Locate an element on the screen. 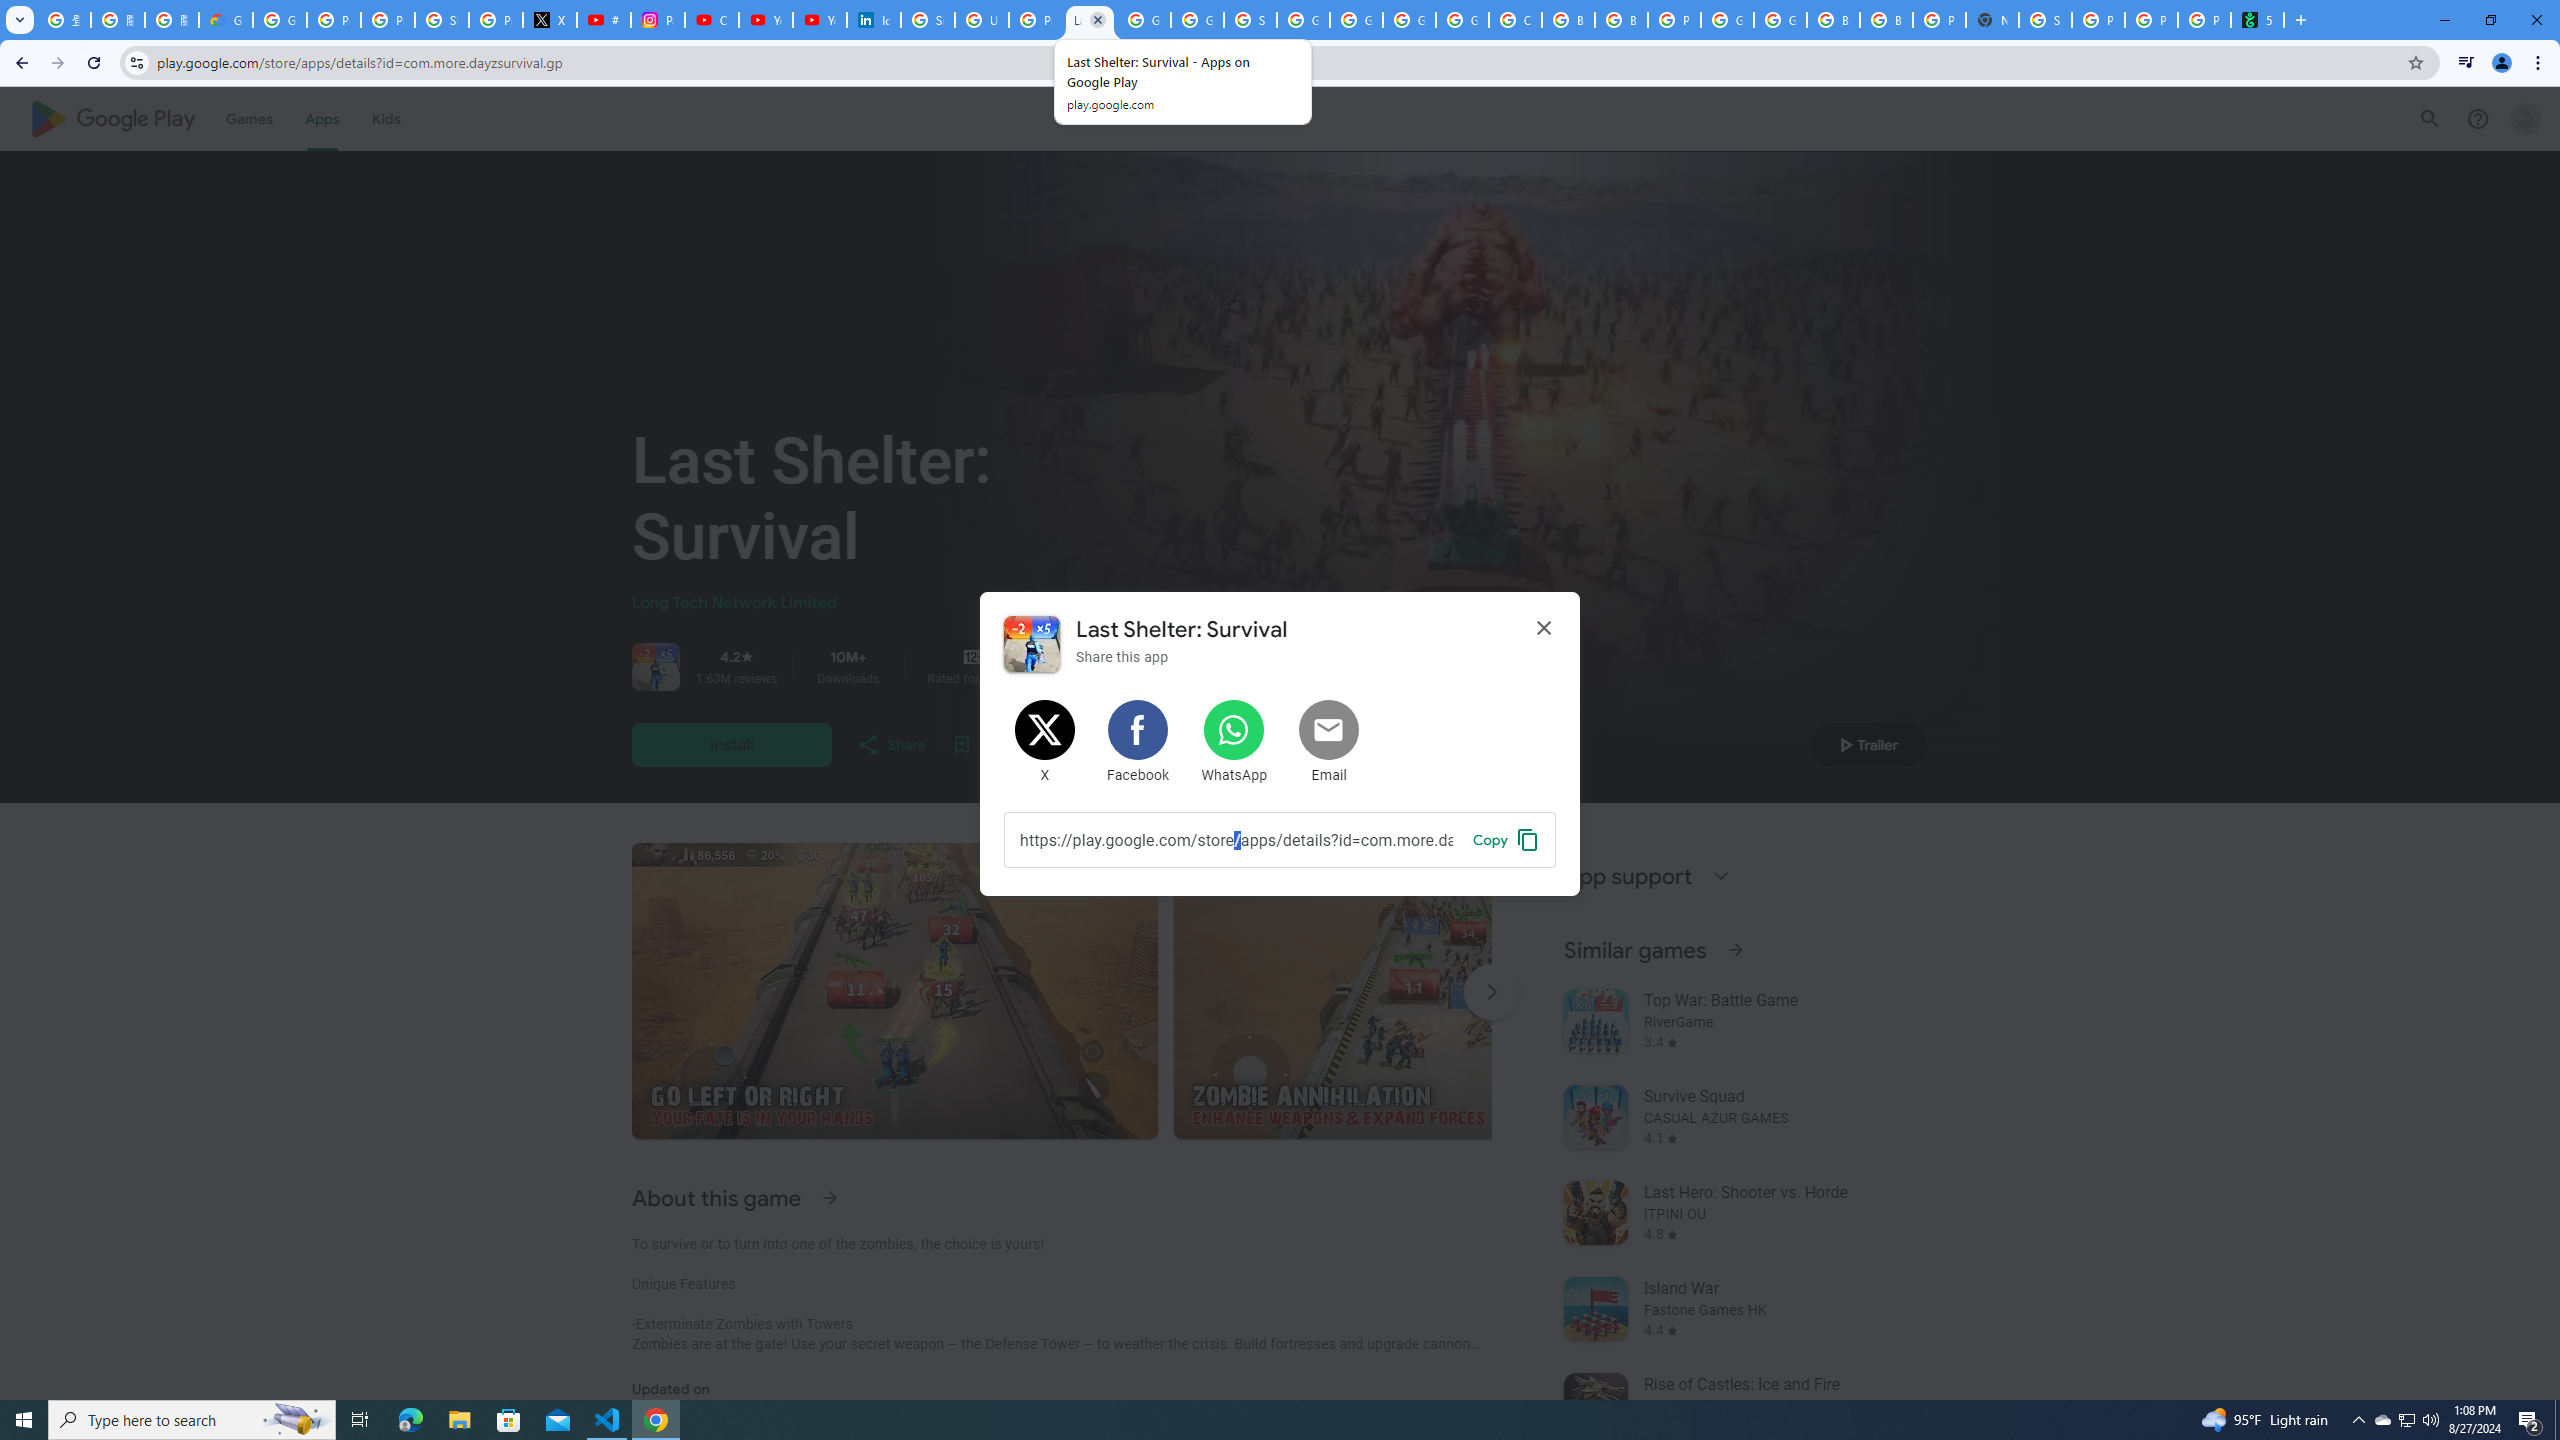  'Google Cloud Privacy Notice' is located at coordinates (224, 19).